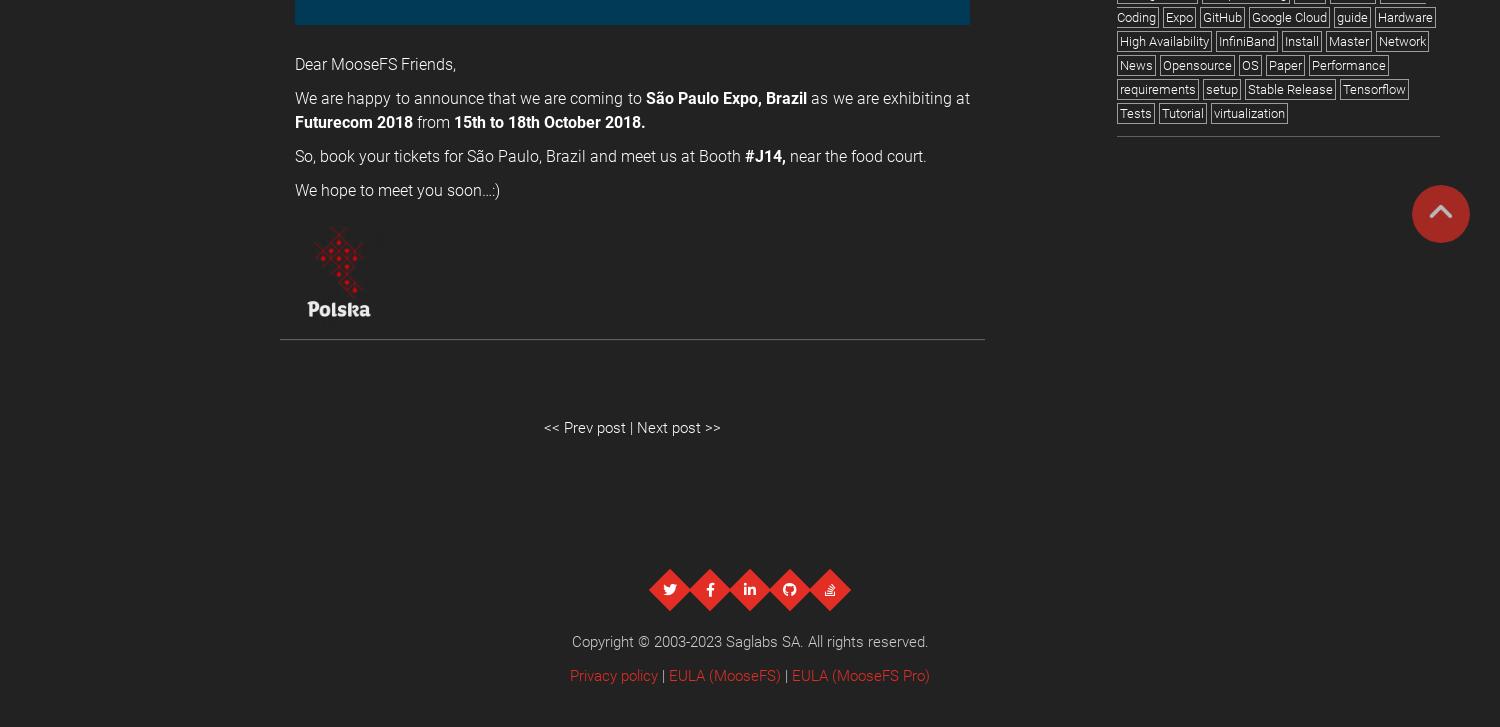 The height and width of the screenshot is (727, 1500). Describe the element at coordinates (295, 121) in the screenshot. I see `'Futurecom 2018'` at that location.